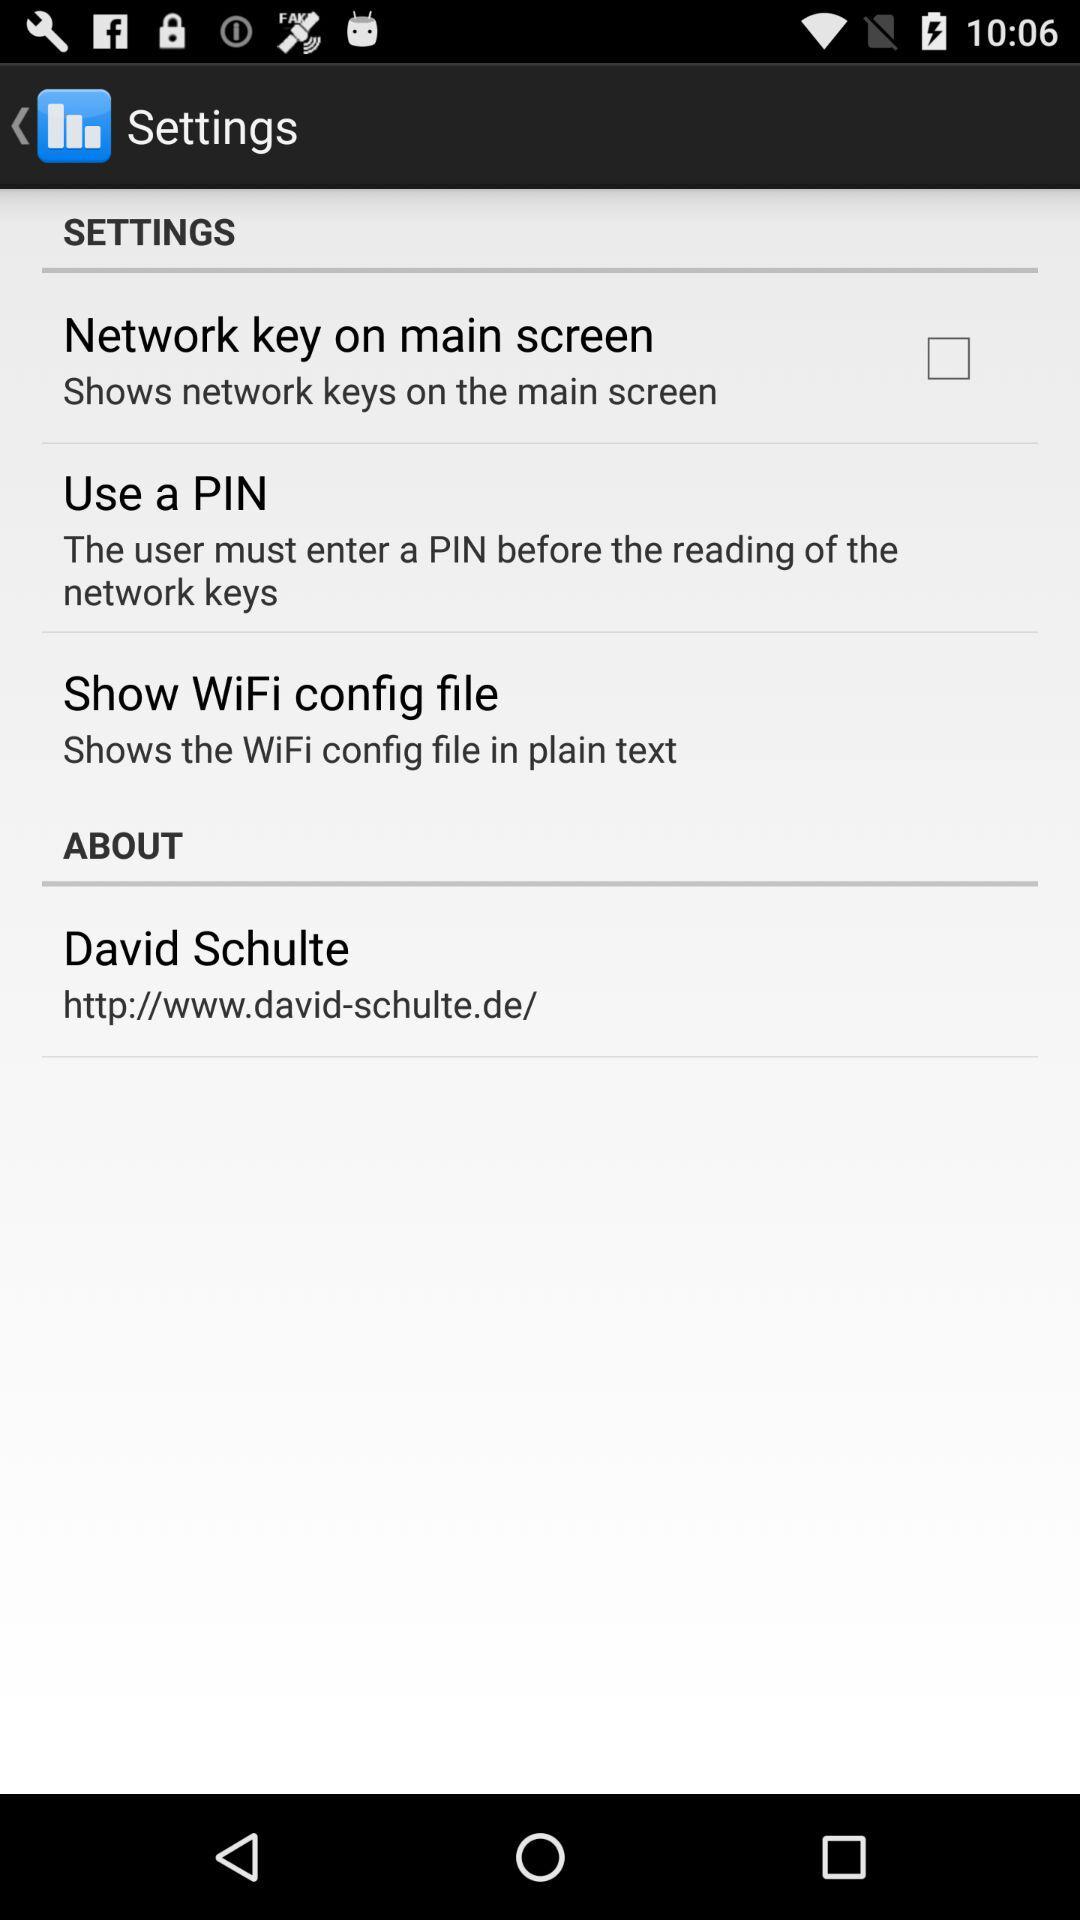 The image size is (1080, 1920). I want to click on the icon below use a pin item, so click(525, 568).